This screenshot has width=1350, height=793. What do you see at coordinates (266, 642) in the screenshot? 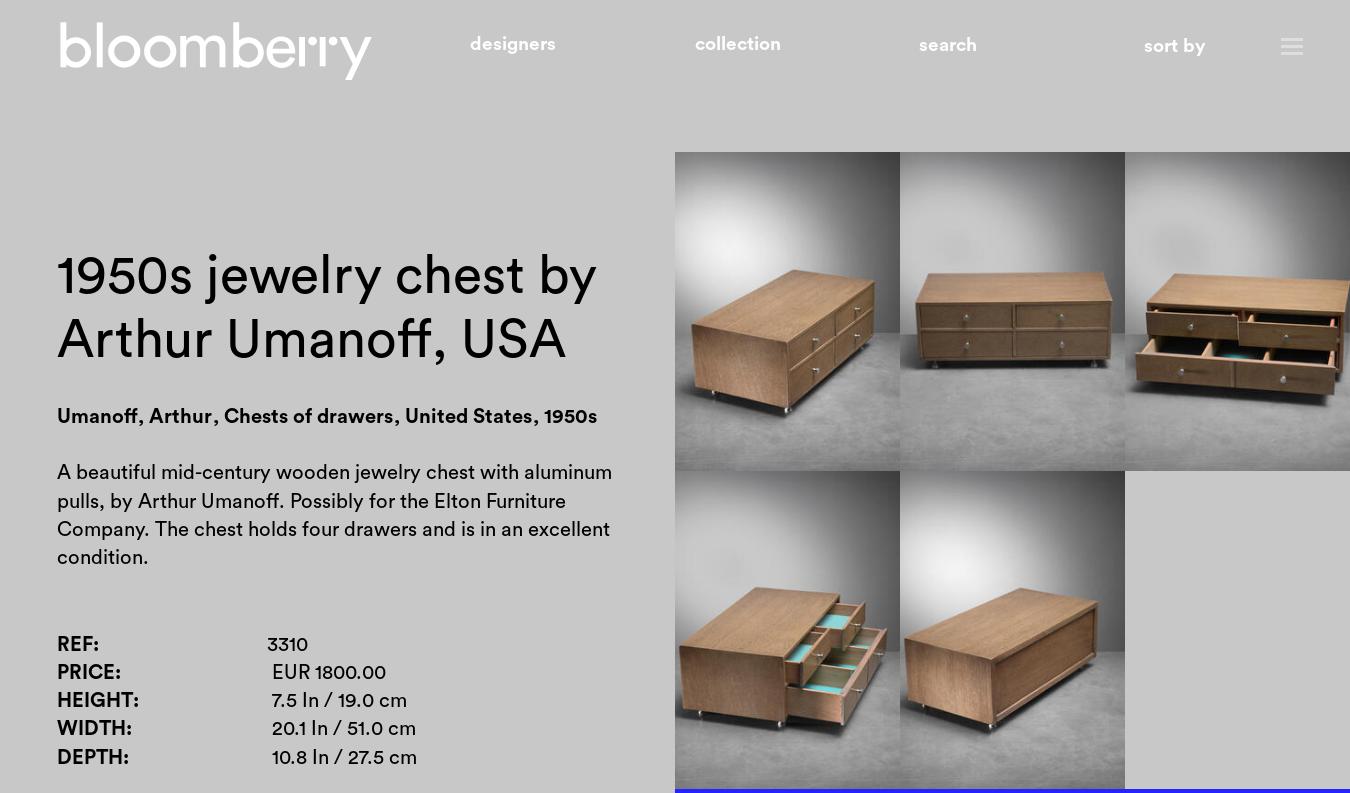
I see `'3310'` at bounding box center [266, 642].